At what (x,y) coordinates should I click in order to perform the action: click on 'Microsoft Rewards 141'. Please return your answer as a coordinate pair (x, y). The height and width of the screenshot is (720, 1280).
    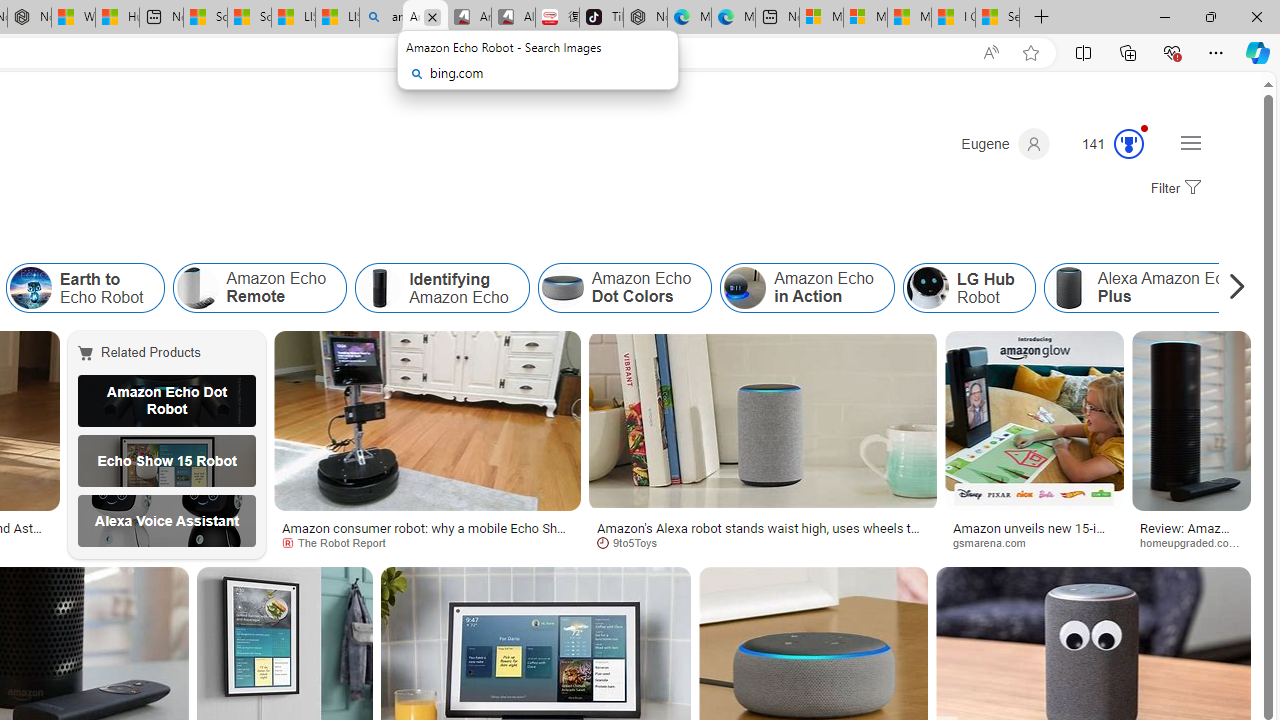
    Looking at the image, I should click on (1104, 143).